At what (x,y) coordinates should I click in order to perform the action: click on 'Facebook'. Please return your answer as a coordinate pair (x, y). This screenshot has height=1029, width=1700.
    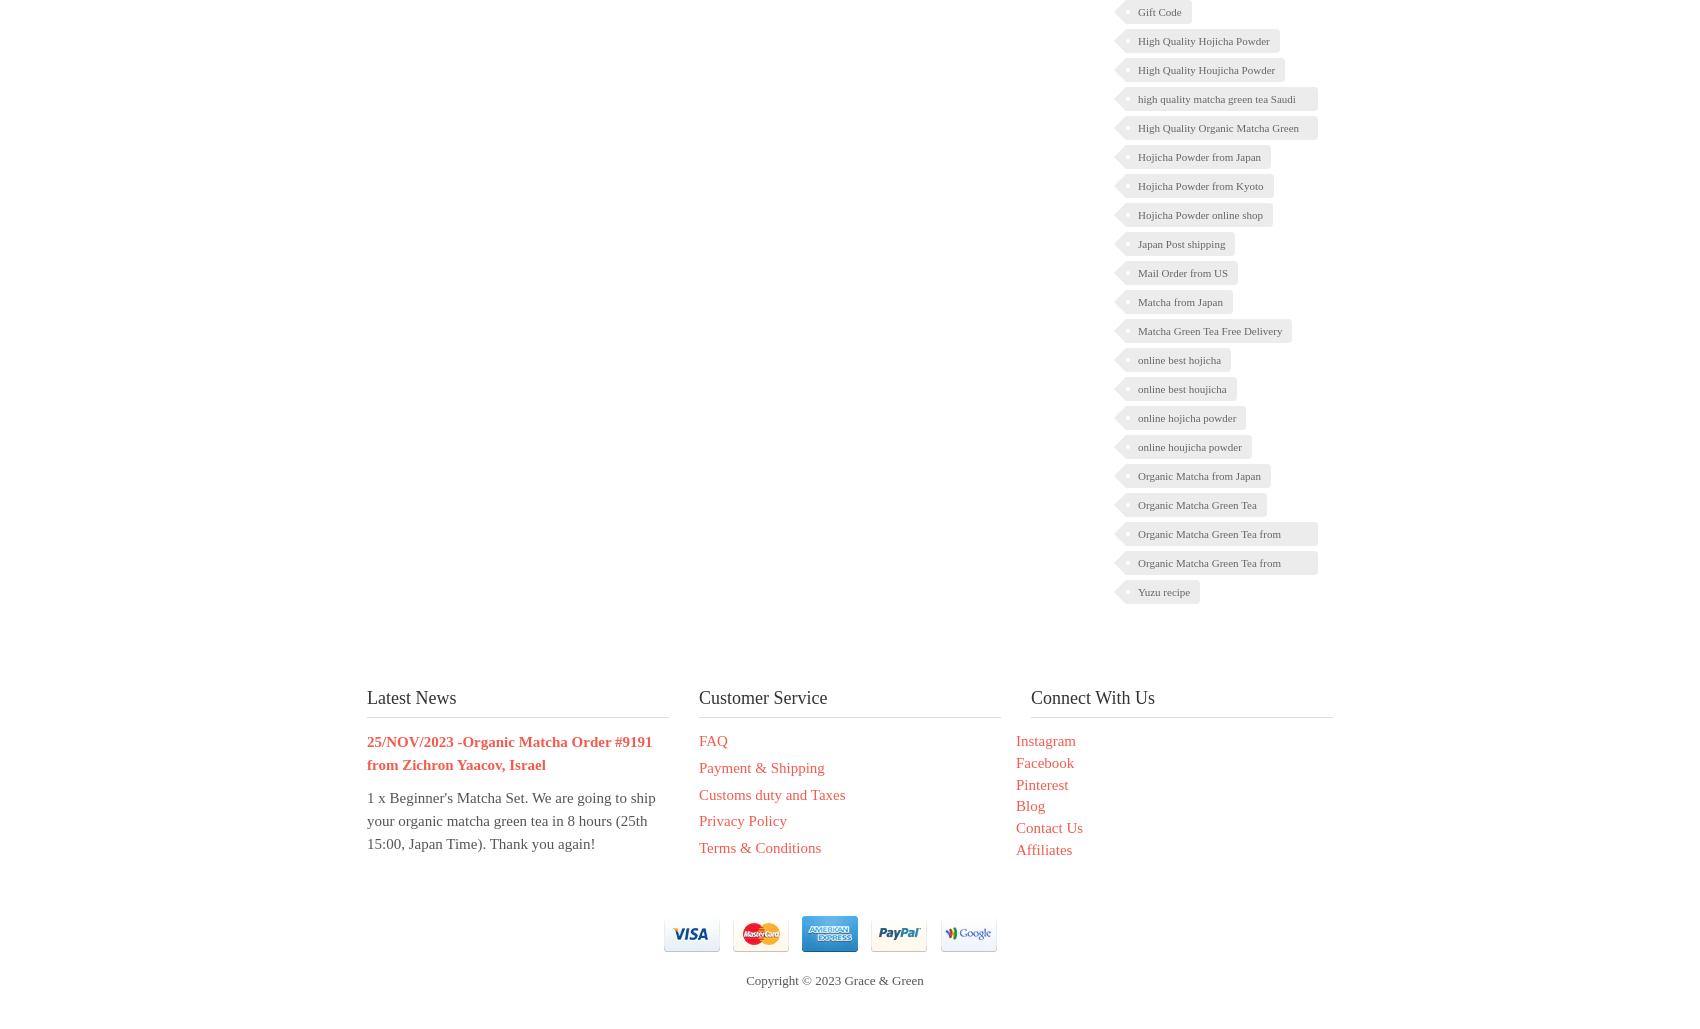
    Looking at the image, I should click on (1043, 761).